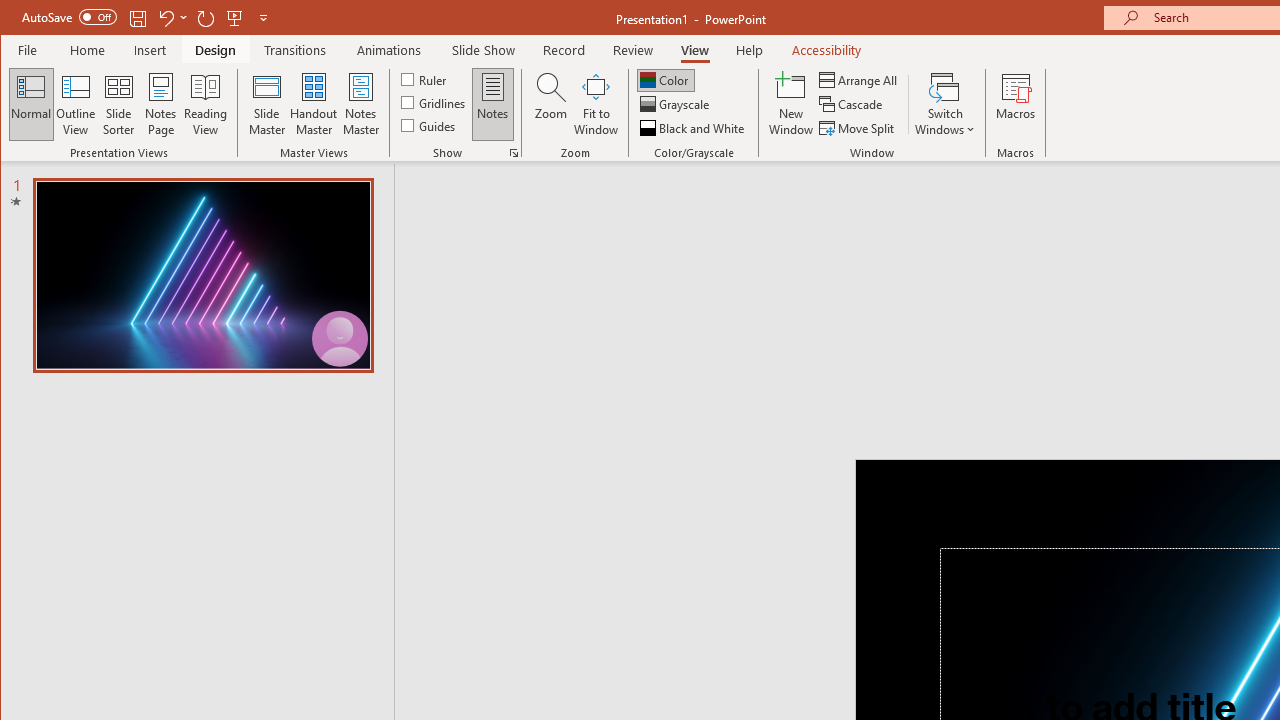 The height and width of the screenshot is (720, 1280). What do you see at coordinates (666, 79) in the screenshot?
I see `'Color'` at bounding box center [666, 79].